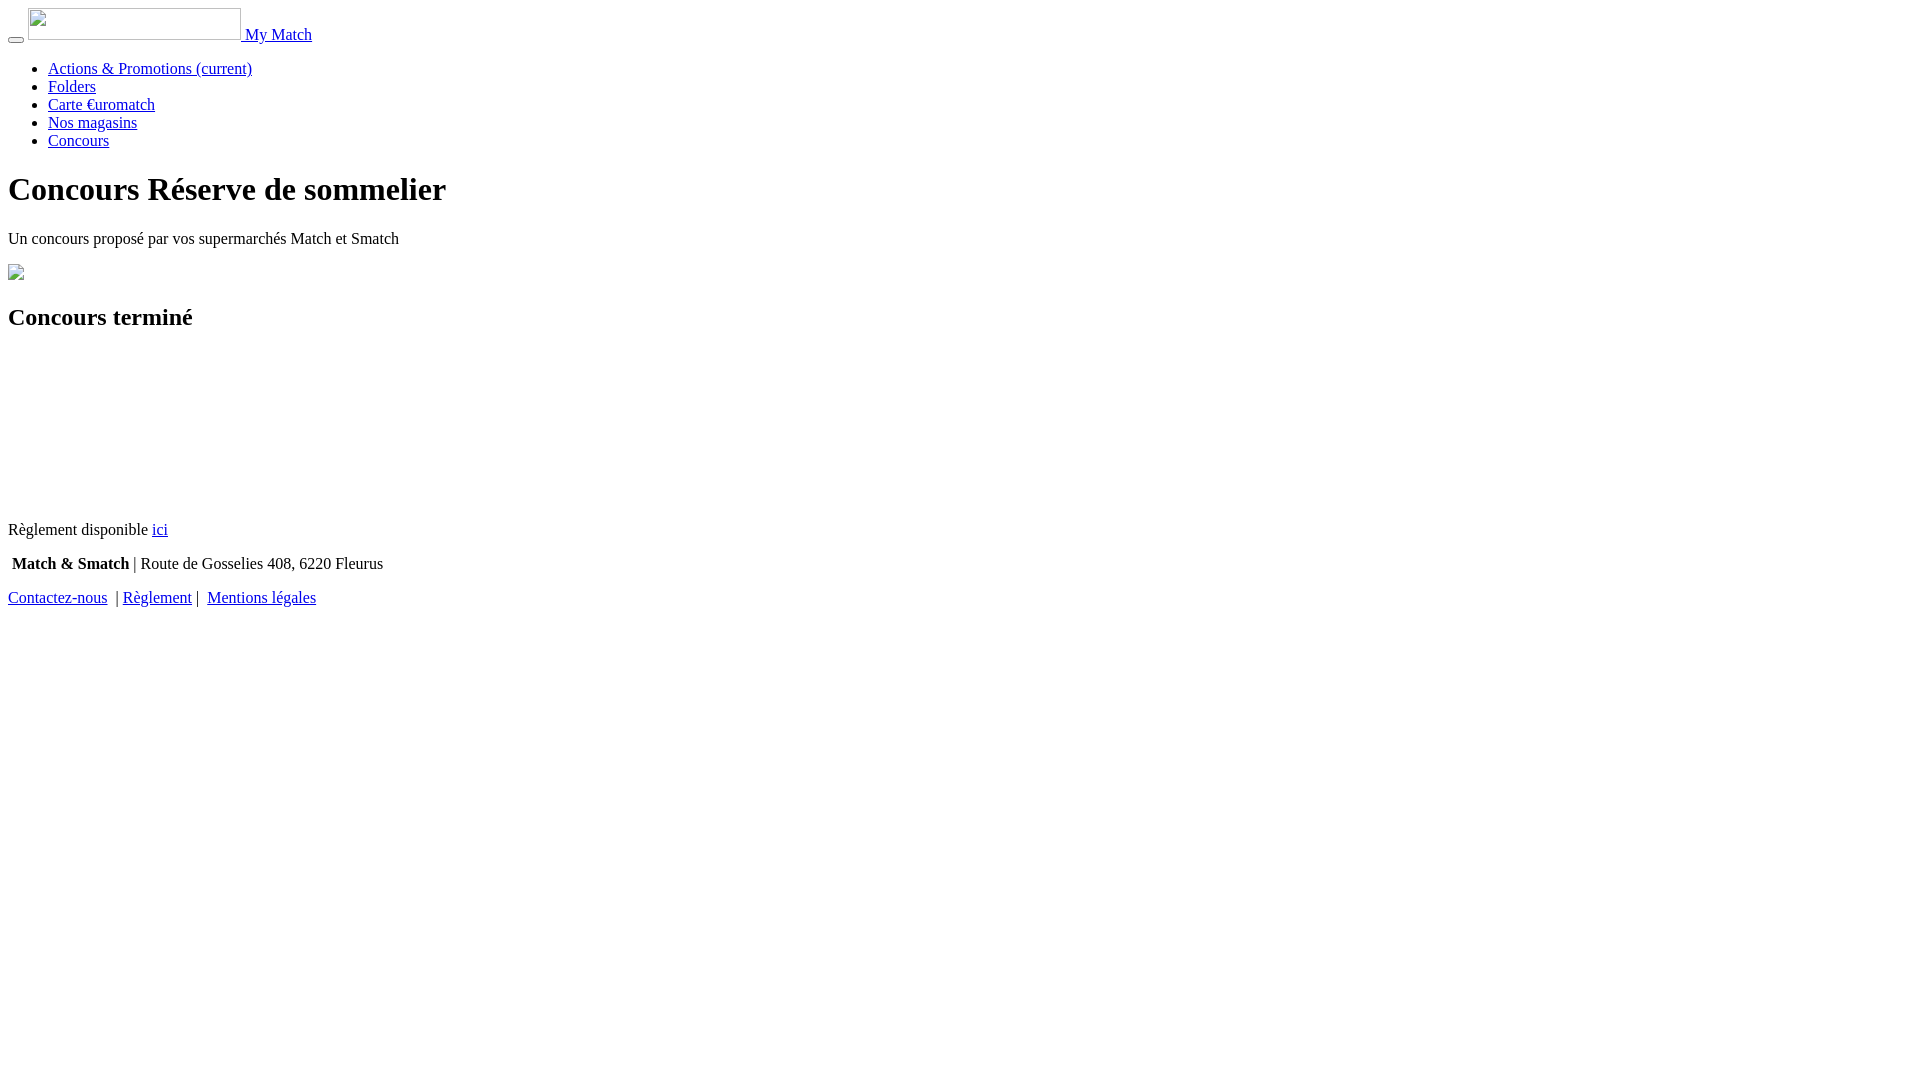 The image size is (1920, 1080). Describe the element at coordinates (91, 122) in the screenshot. I see `'Nos magasins'` at that location.